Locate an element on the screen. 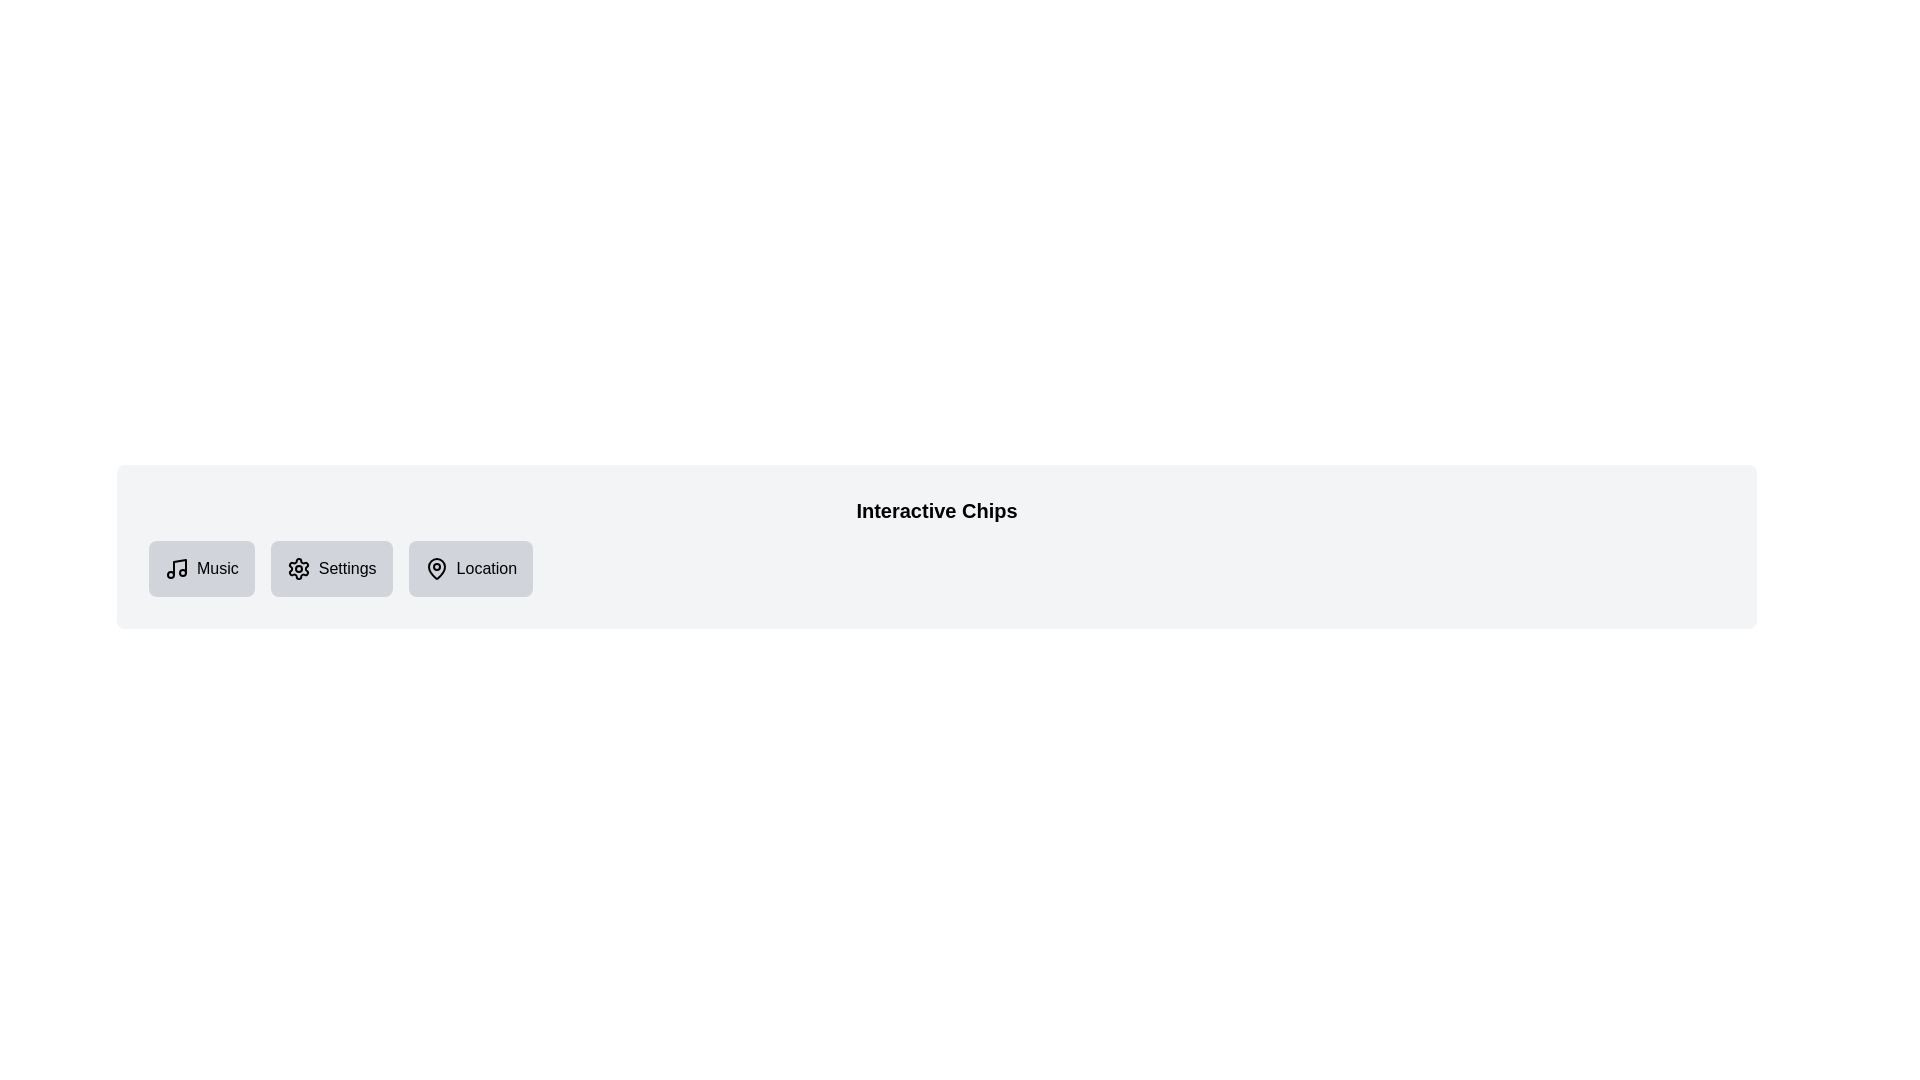 The image size is (1920, 1080). the chip labeled Location to observe its hover effect is located at coordinates (469, 569).